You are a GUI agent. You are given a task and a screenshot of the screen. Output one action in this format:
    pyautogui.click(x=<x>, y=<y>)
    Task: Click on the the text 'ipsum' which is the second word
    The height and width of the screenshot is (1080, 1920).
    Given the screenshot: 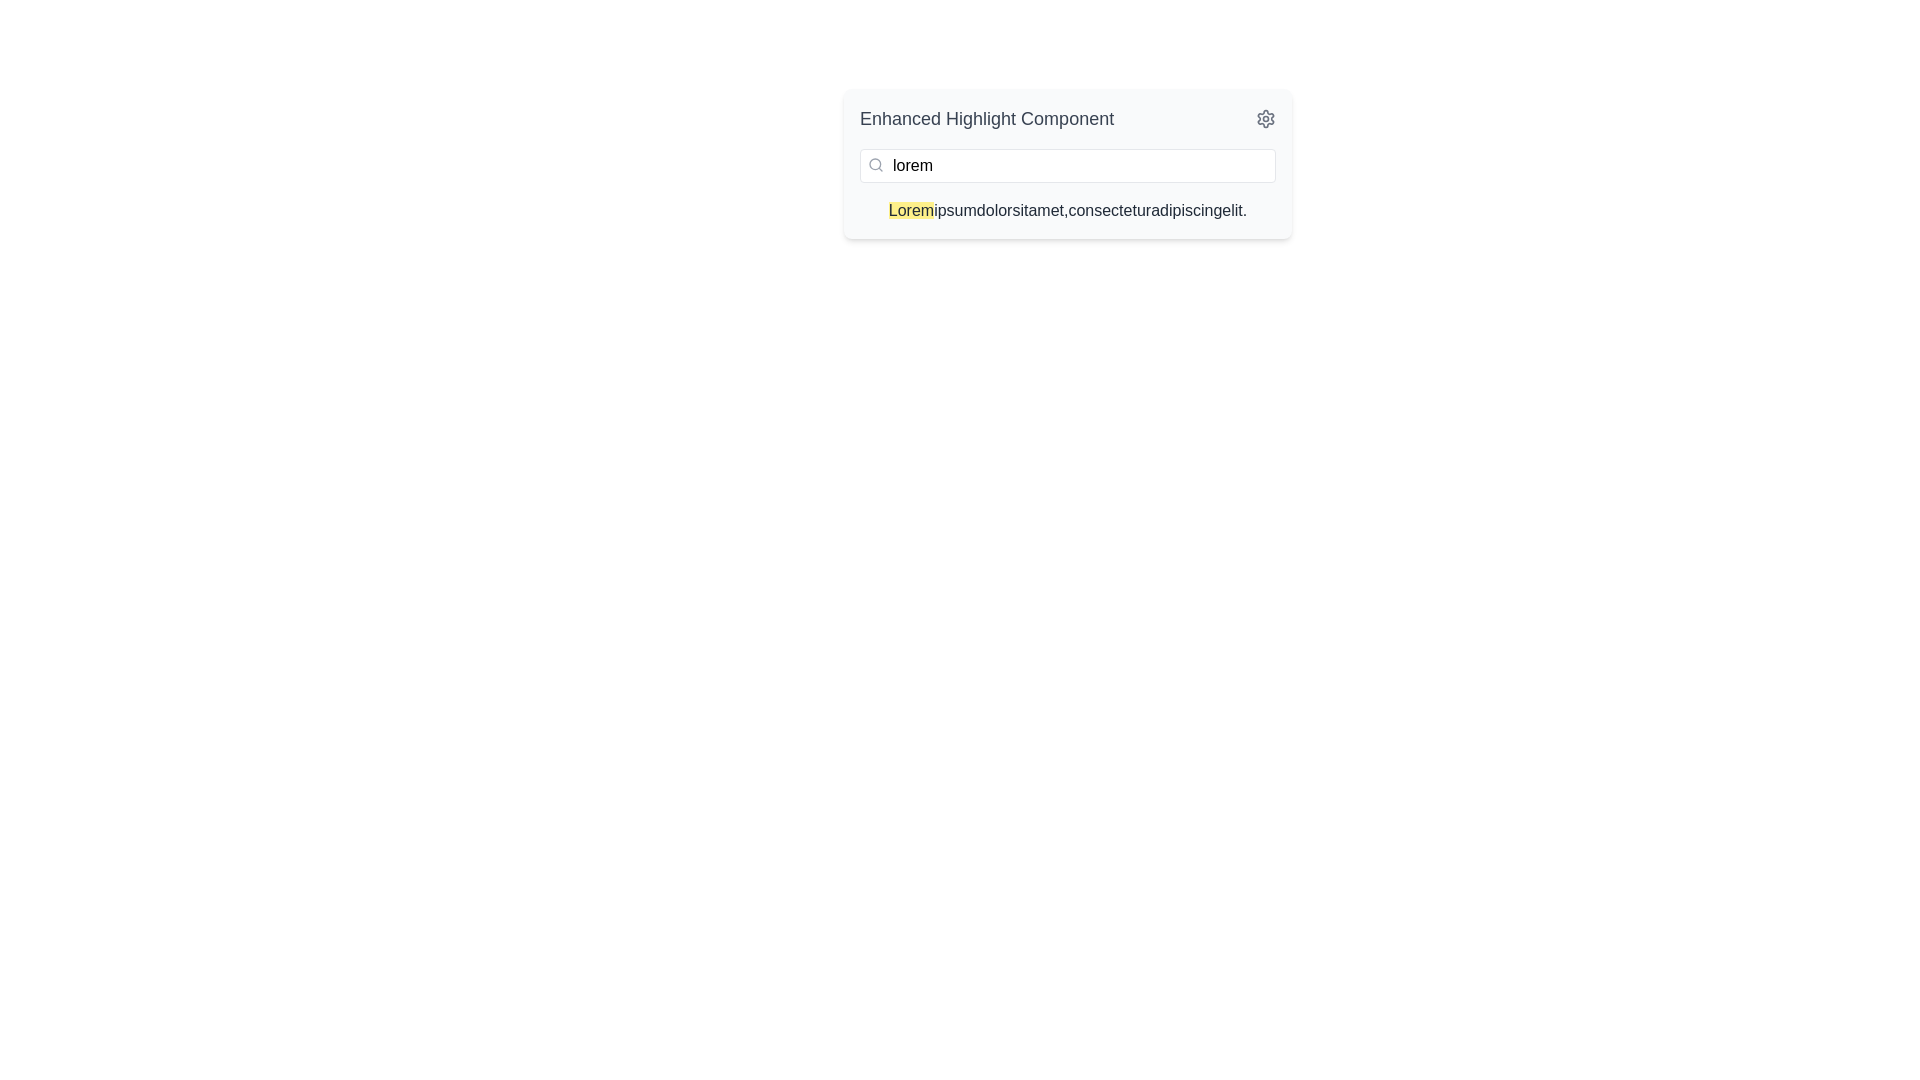 What is the action you would take?
    pyautogui.click(x=954, y=210)
    